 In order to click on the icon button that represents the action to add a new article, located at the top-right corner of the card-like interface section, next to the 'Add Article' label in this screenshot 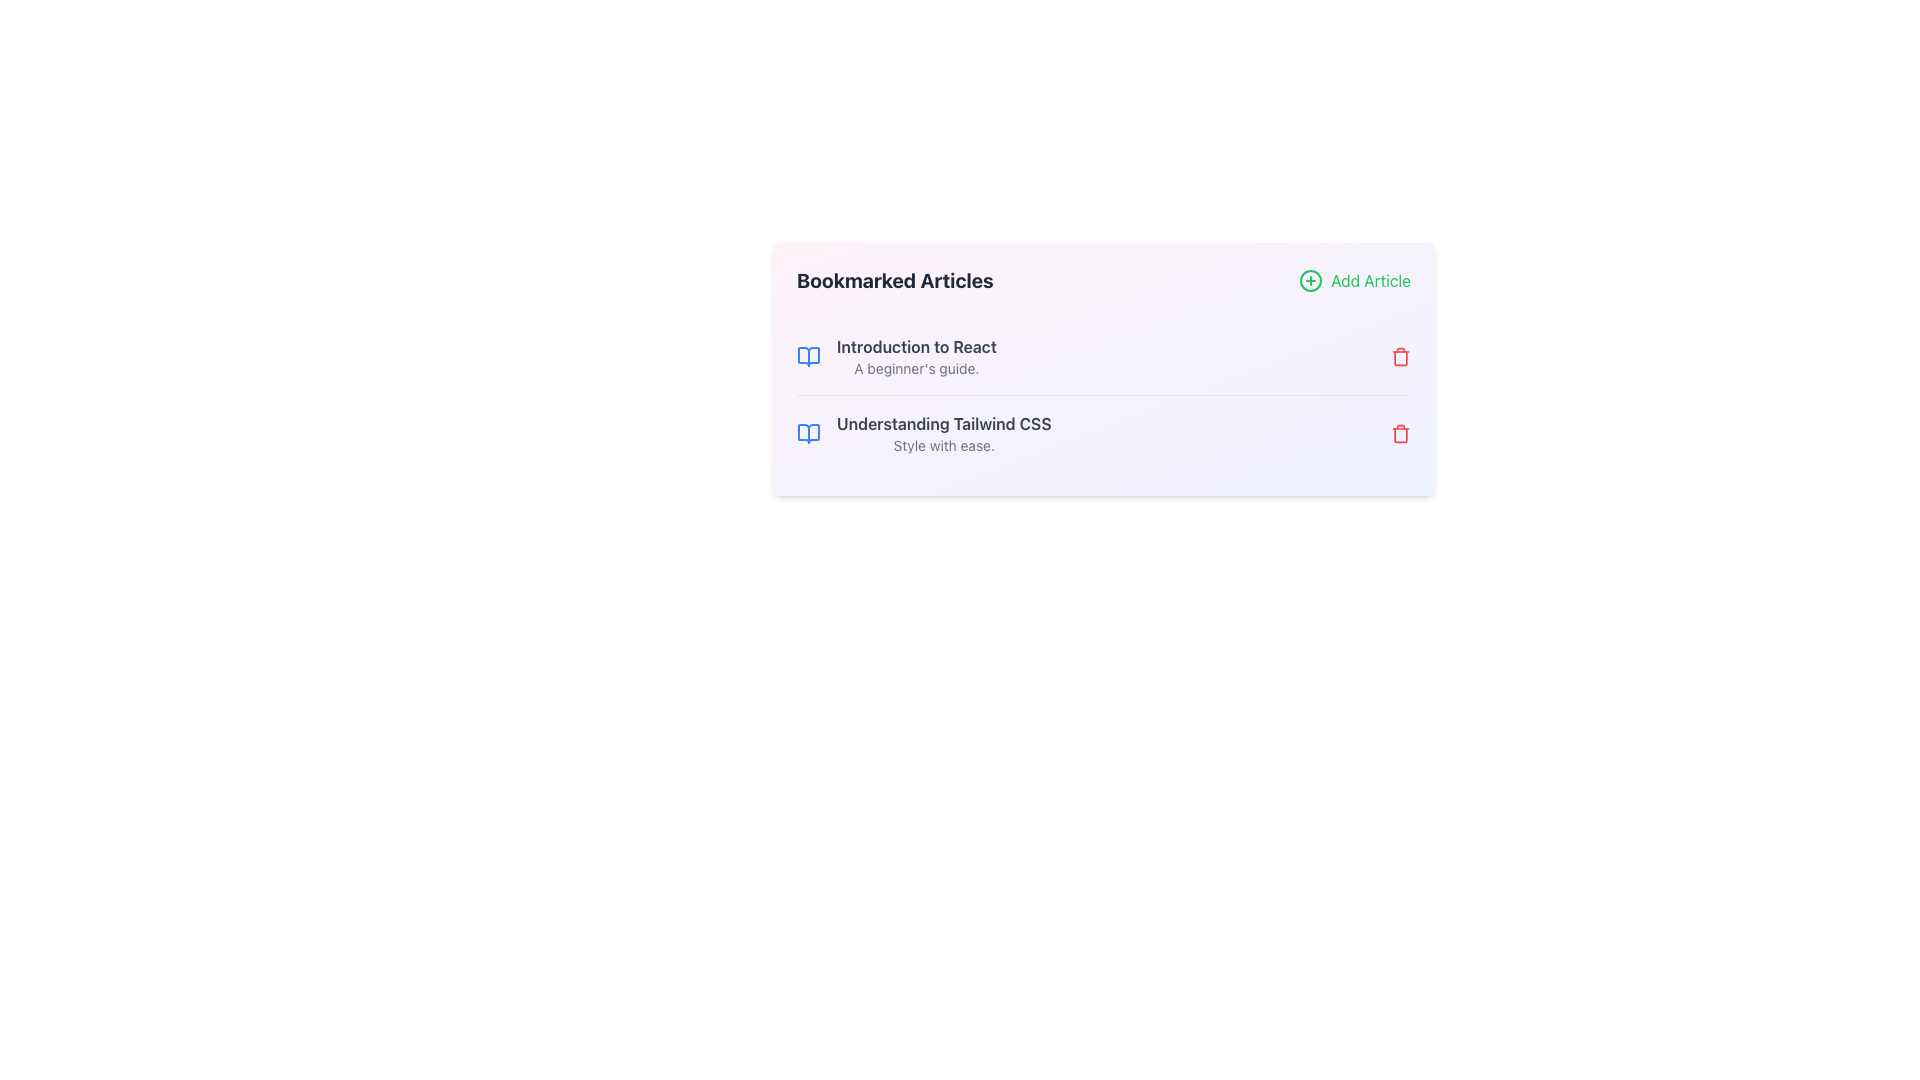, I will do `click(1310, 281)`.